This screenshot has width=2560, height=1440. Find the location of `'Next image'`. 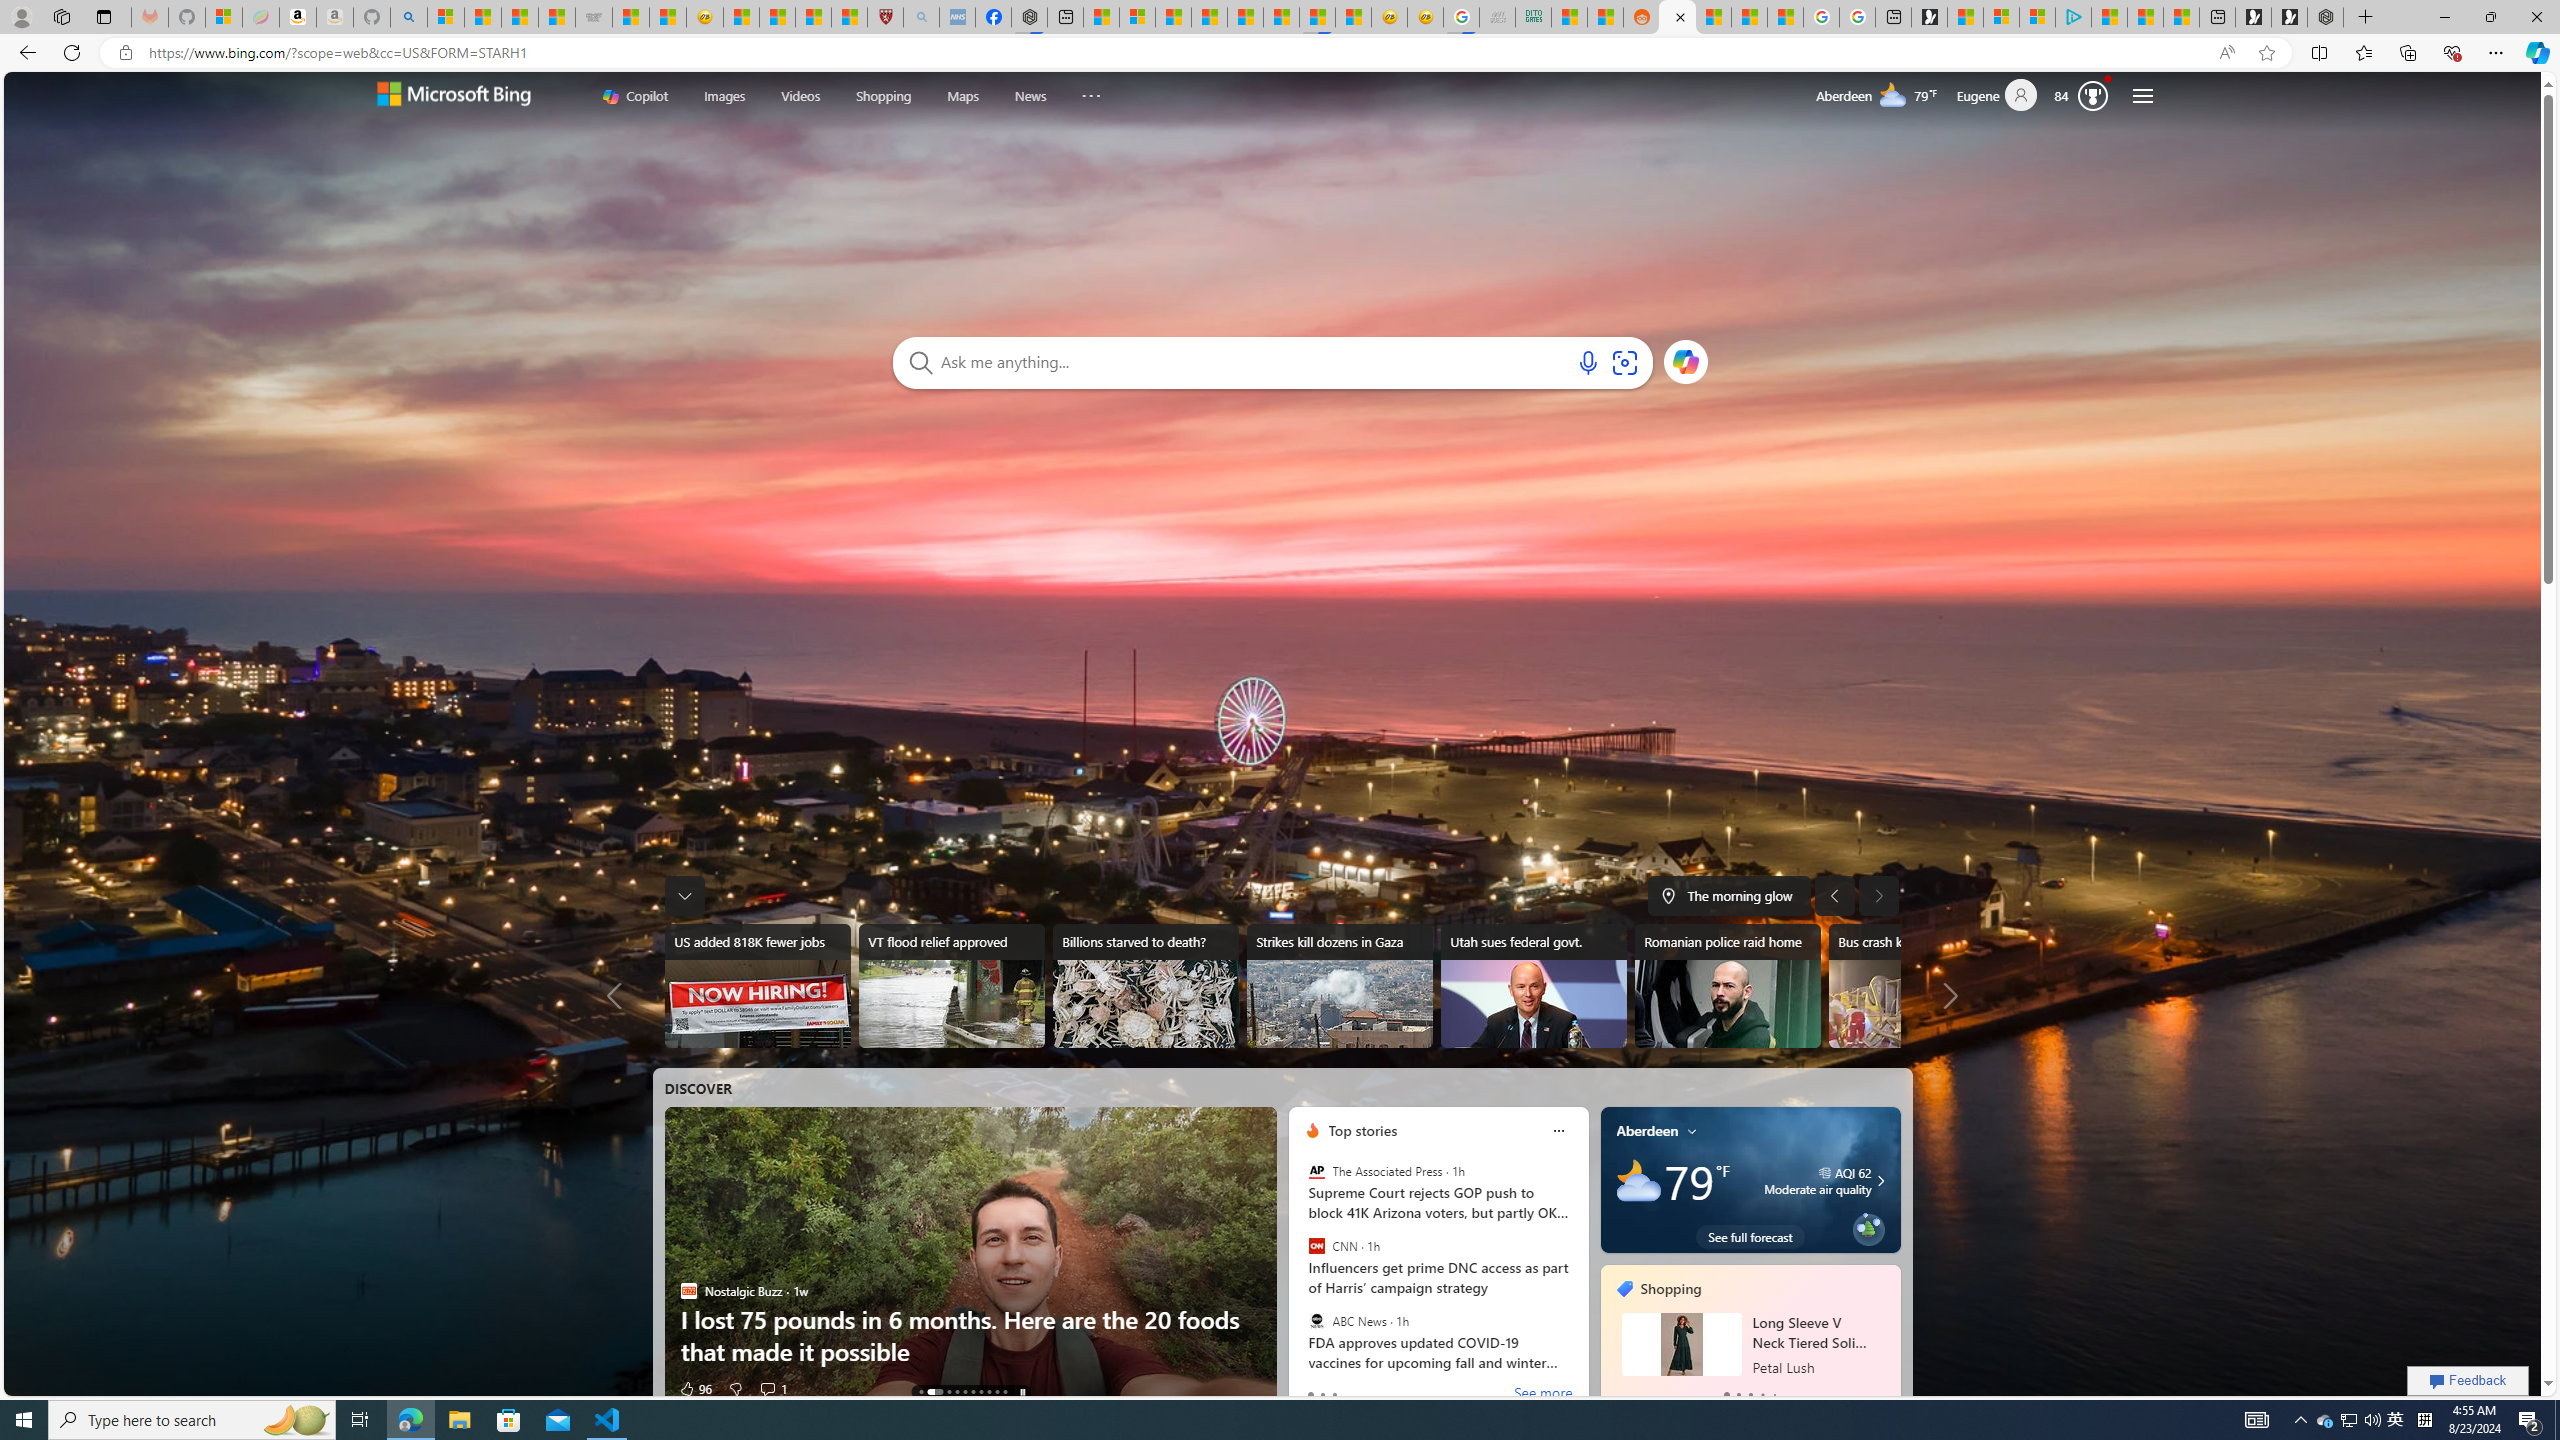

'Next image' is located at coordinates (1879, 895).